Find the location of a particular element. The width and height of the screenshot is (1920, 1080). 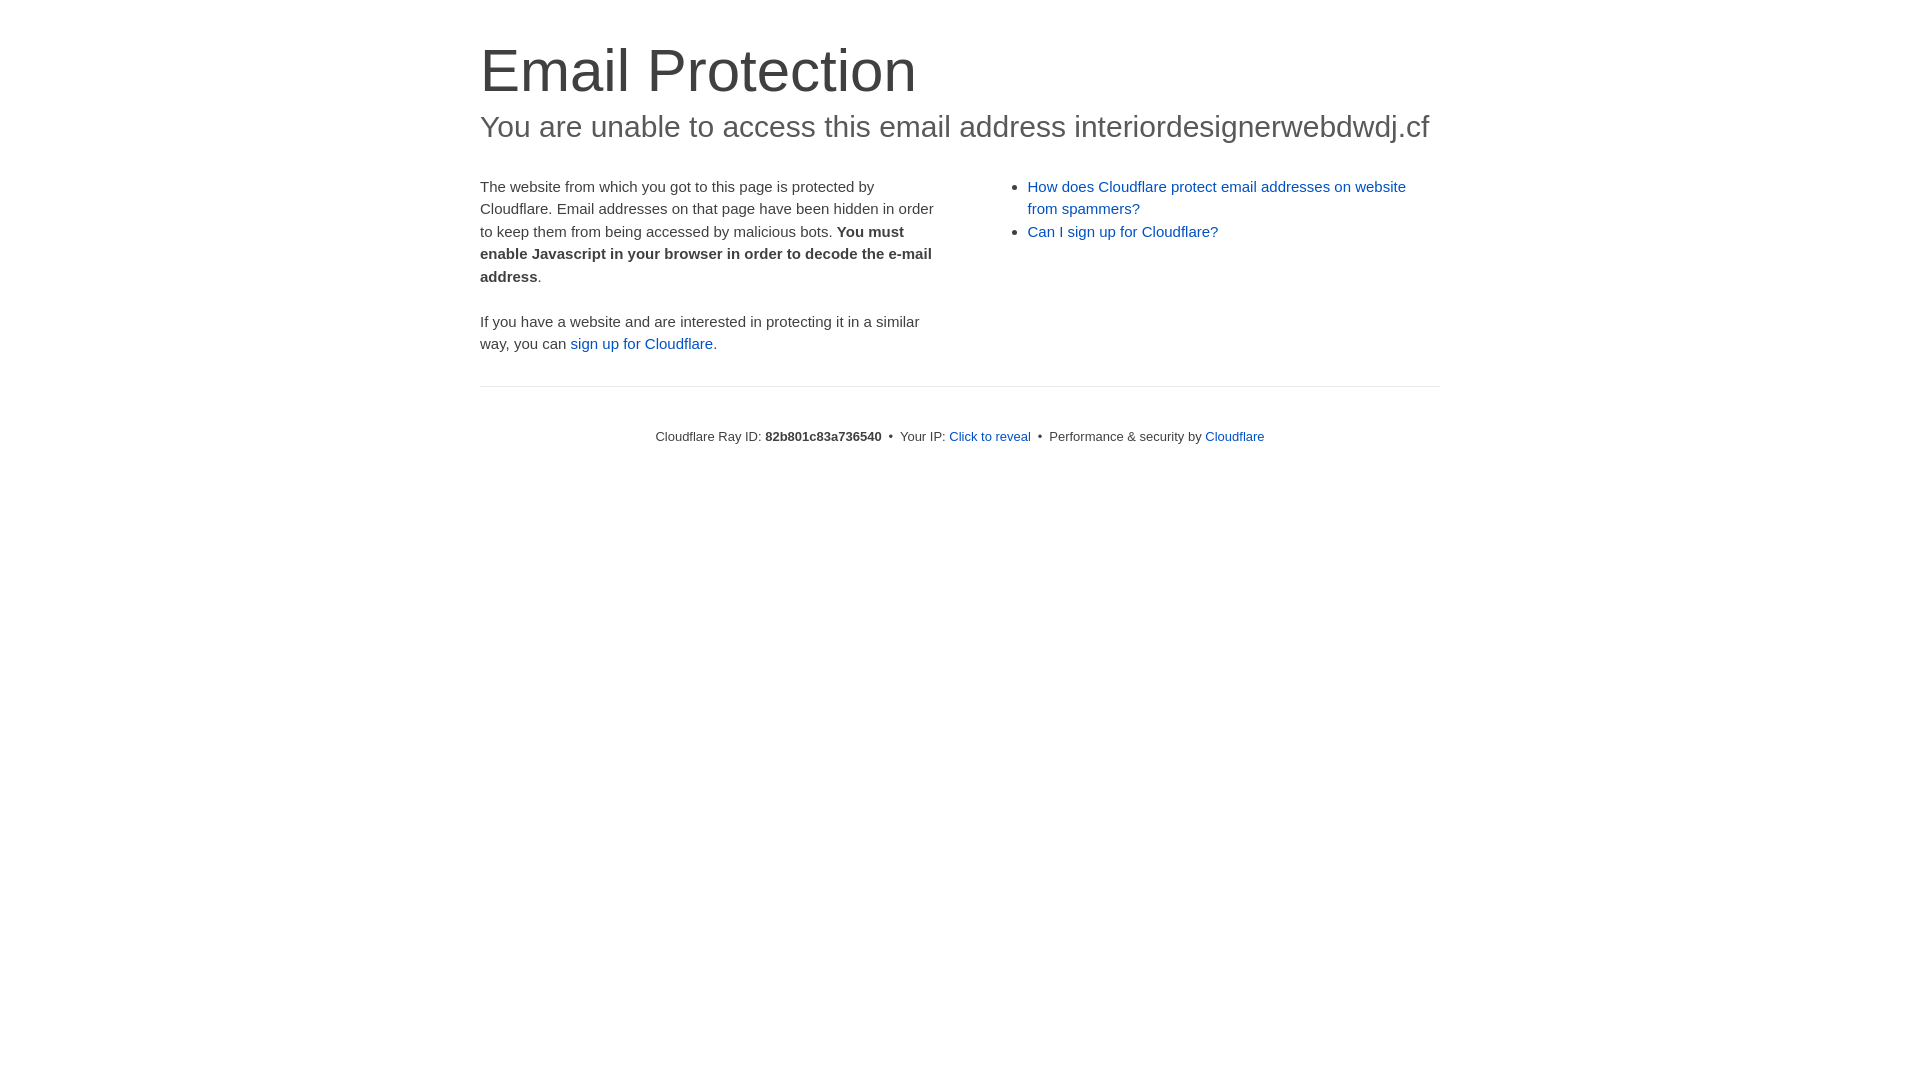

'Cloudflare' is located at coordinates (1233, 435).